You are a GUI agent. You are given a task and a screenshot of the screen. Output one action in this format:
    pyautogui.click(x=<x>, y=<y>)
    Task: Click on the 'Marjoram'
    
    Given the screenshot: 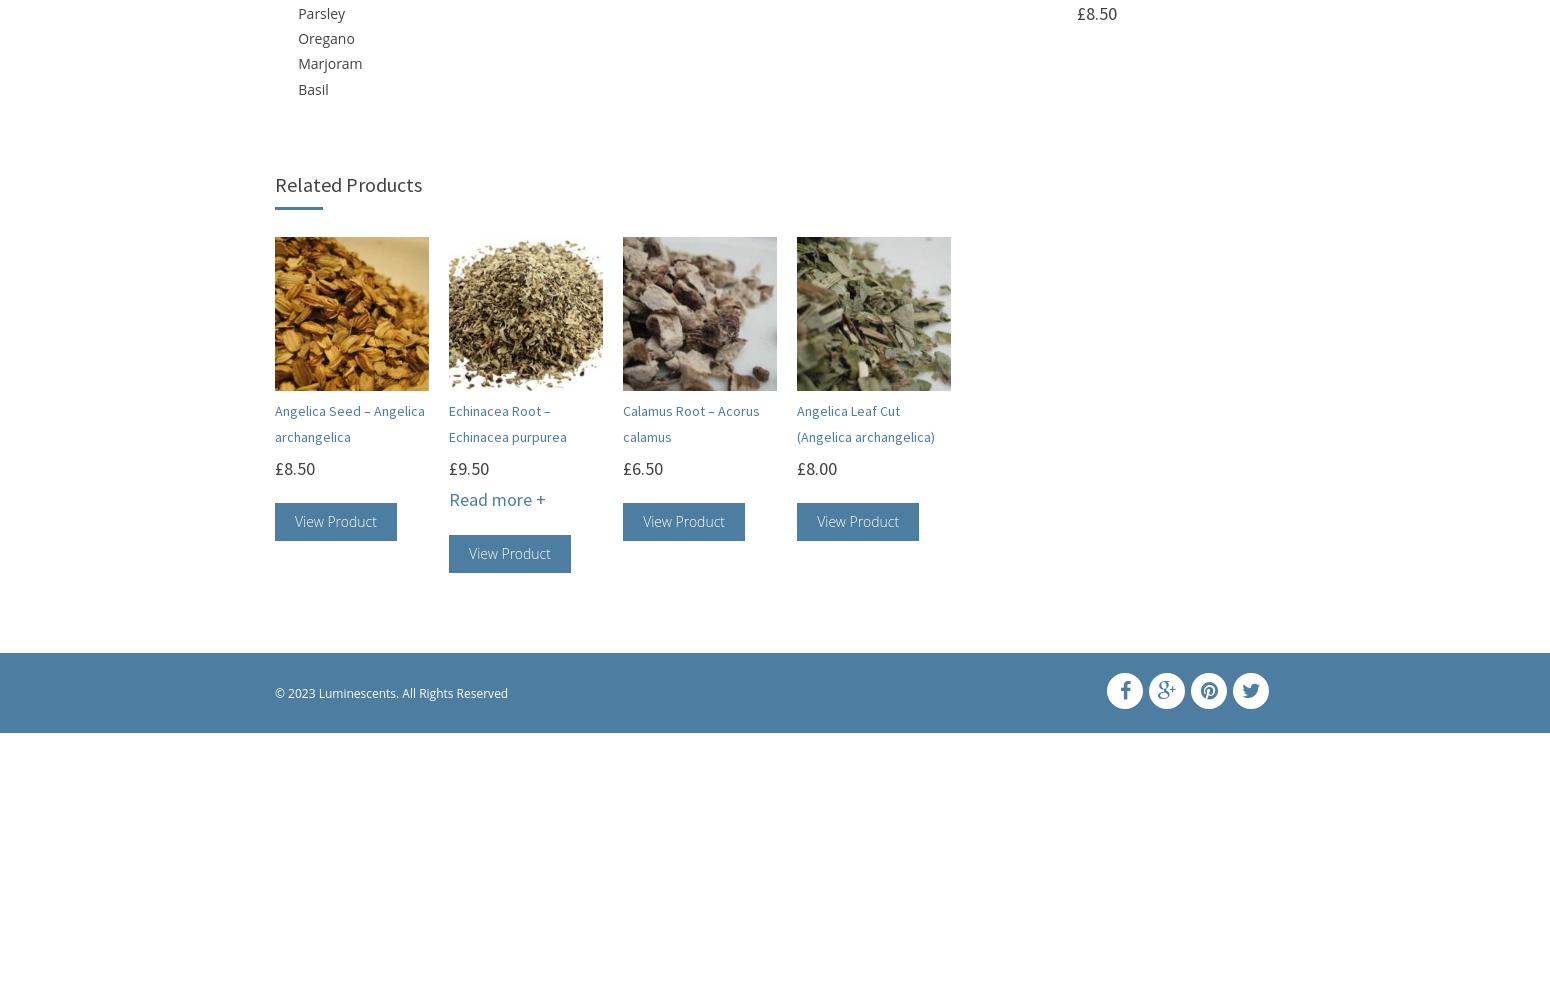 What is the action you would take?
    pyautogui.click(x=298, y=62)
    